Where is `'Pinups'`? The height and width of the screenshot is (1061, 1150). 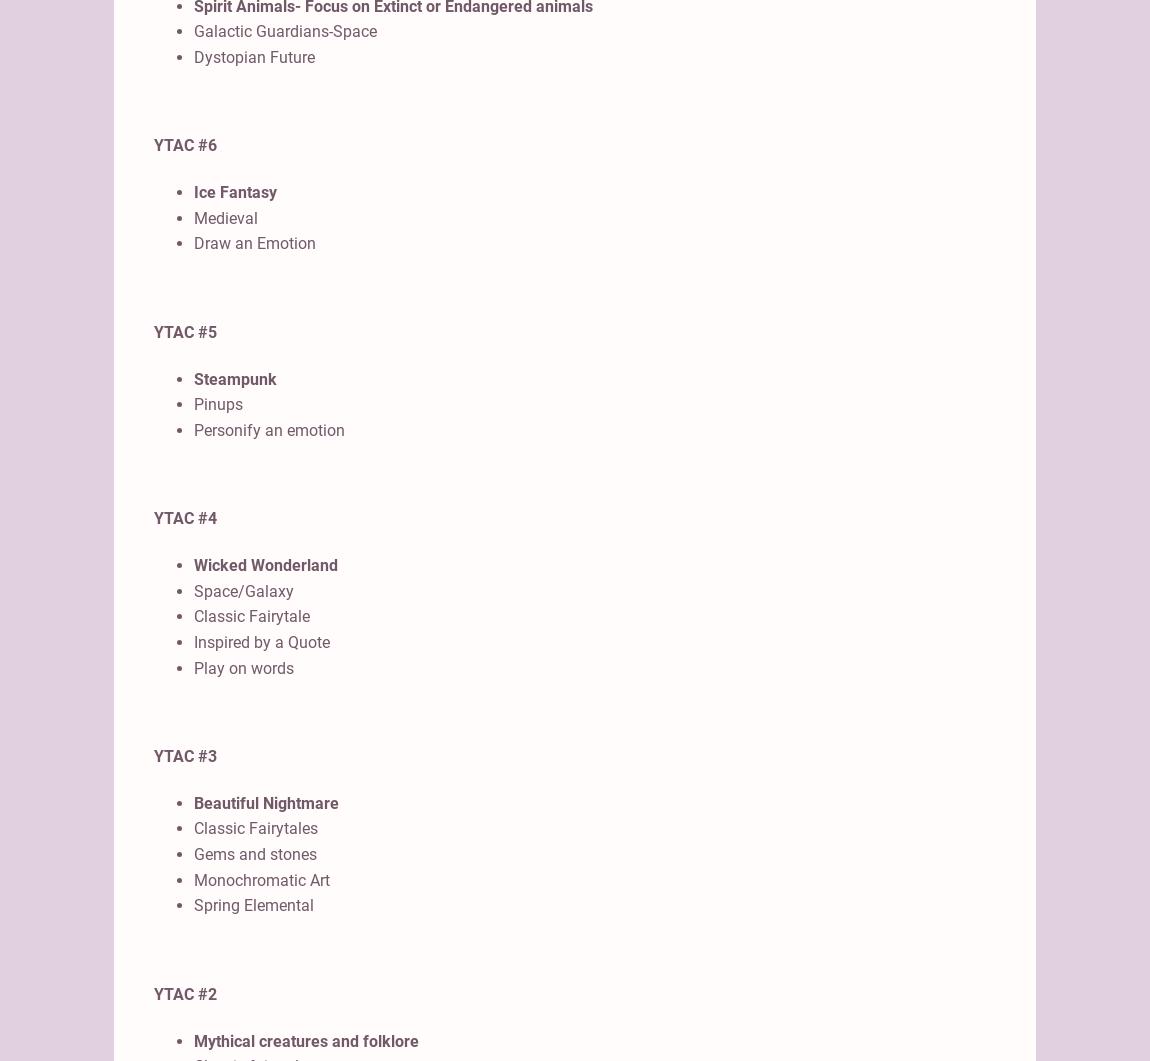 'Pinups' is located at coordinates (217, 404).